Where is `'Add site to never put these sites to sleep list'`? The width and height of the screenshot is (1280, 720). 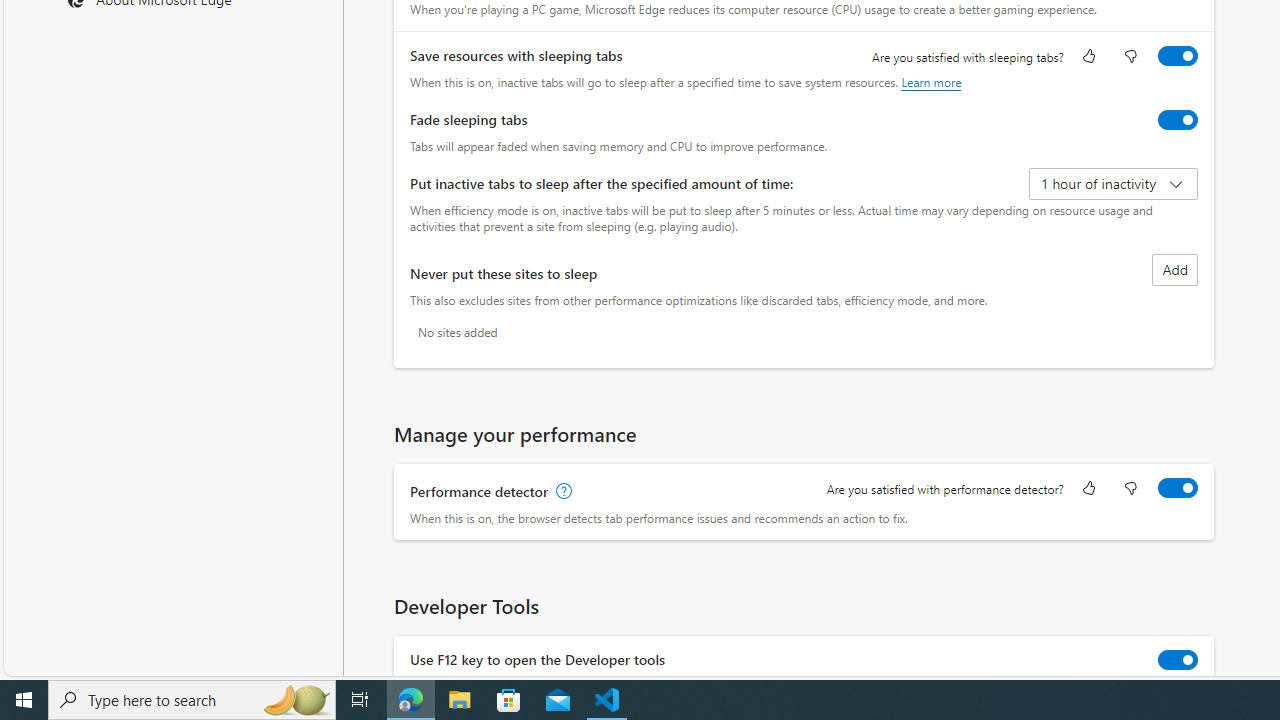 'Add site to never put these sites to sleep list' is located at coordinates (1175, 270).